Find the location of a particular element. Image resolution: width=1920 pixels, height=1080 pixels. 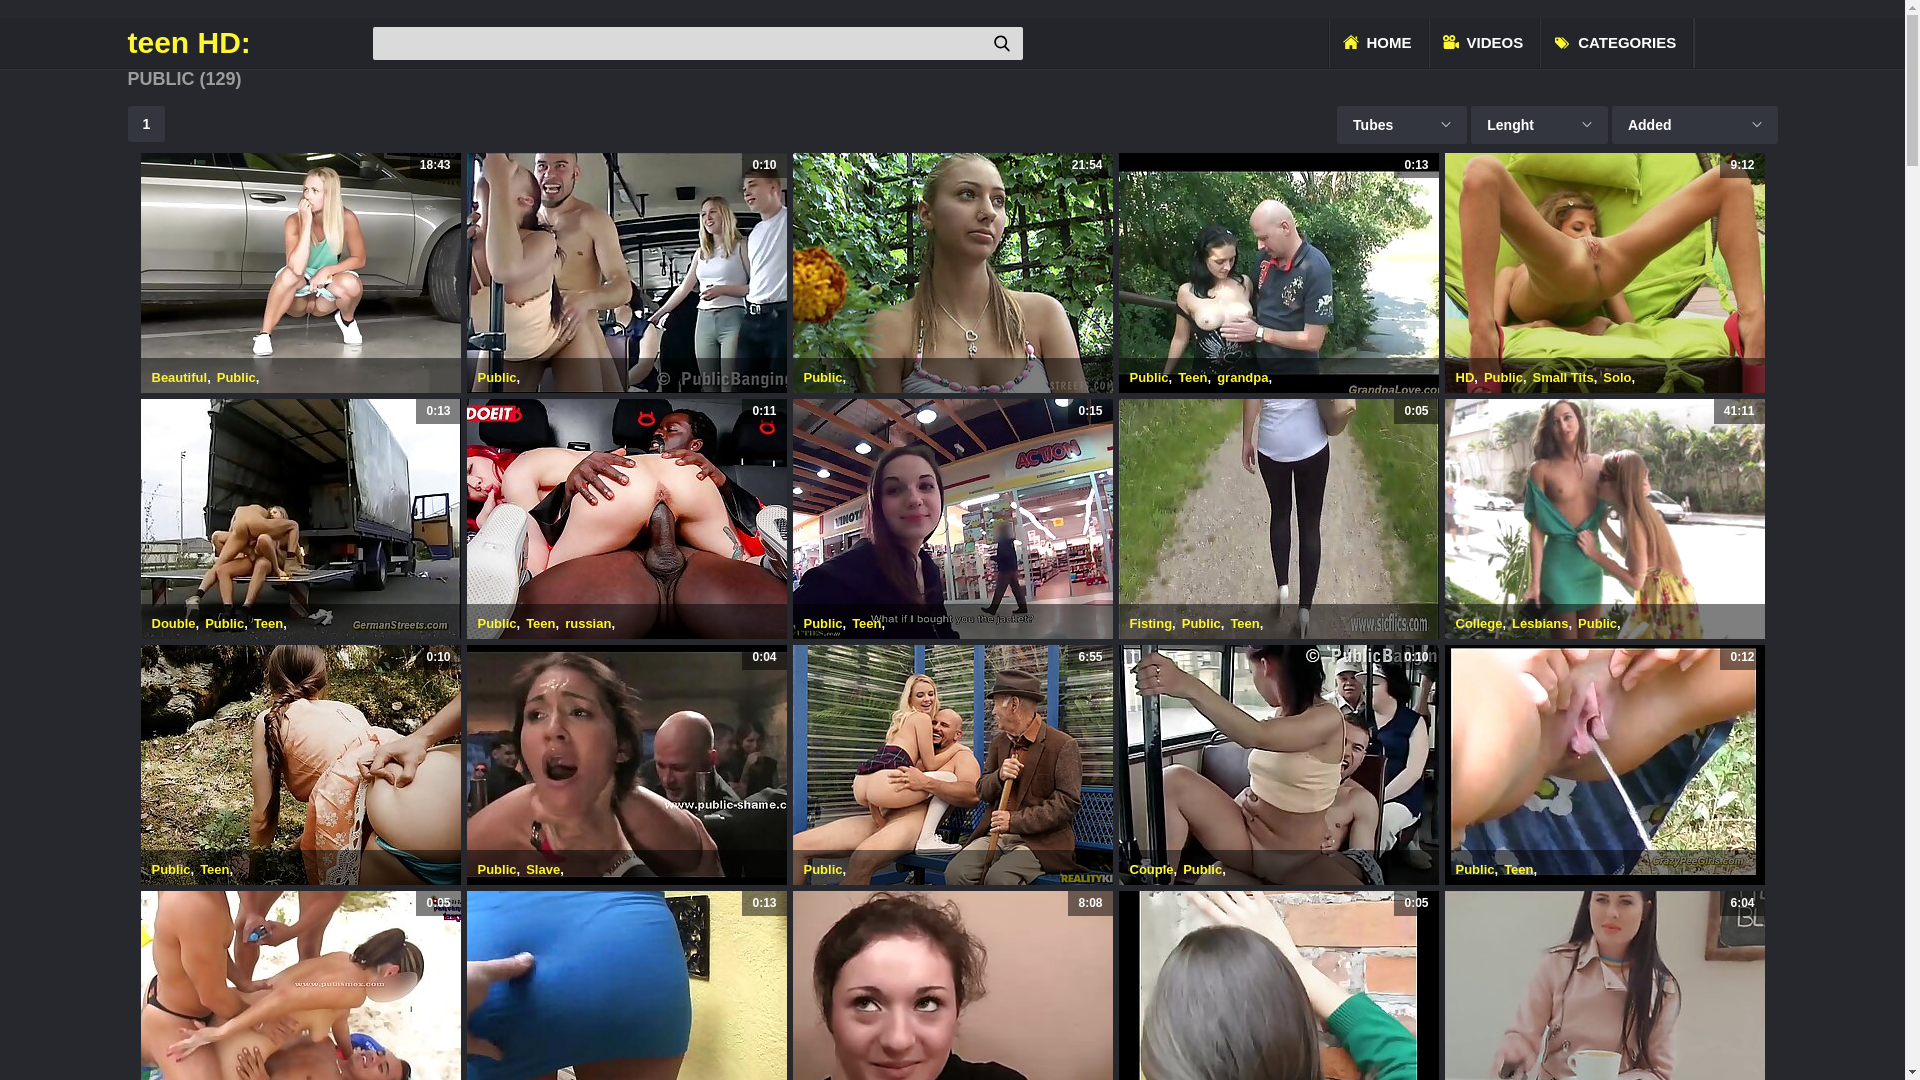

'Double' is located at coordinates (173, 622).